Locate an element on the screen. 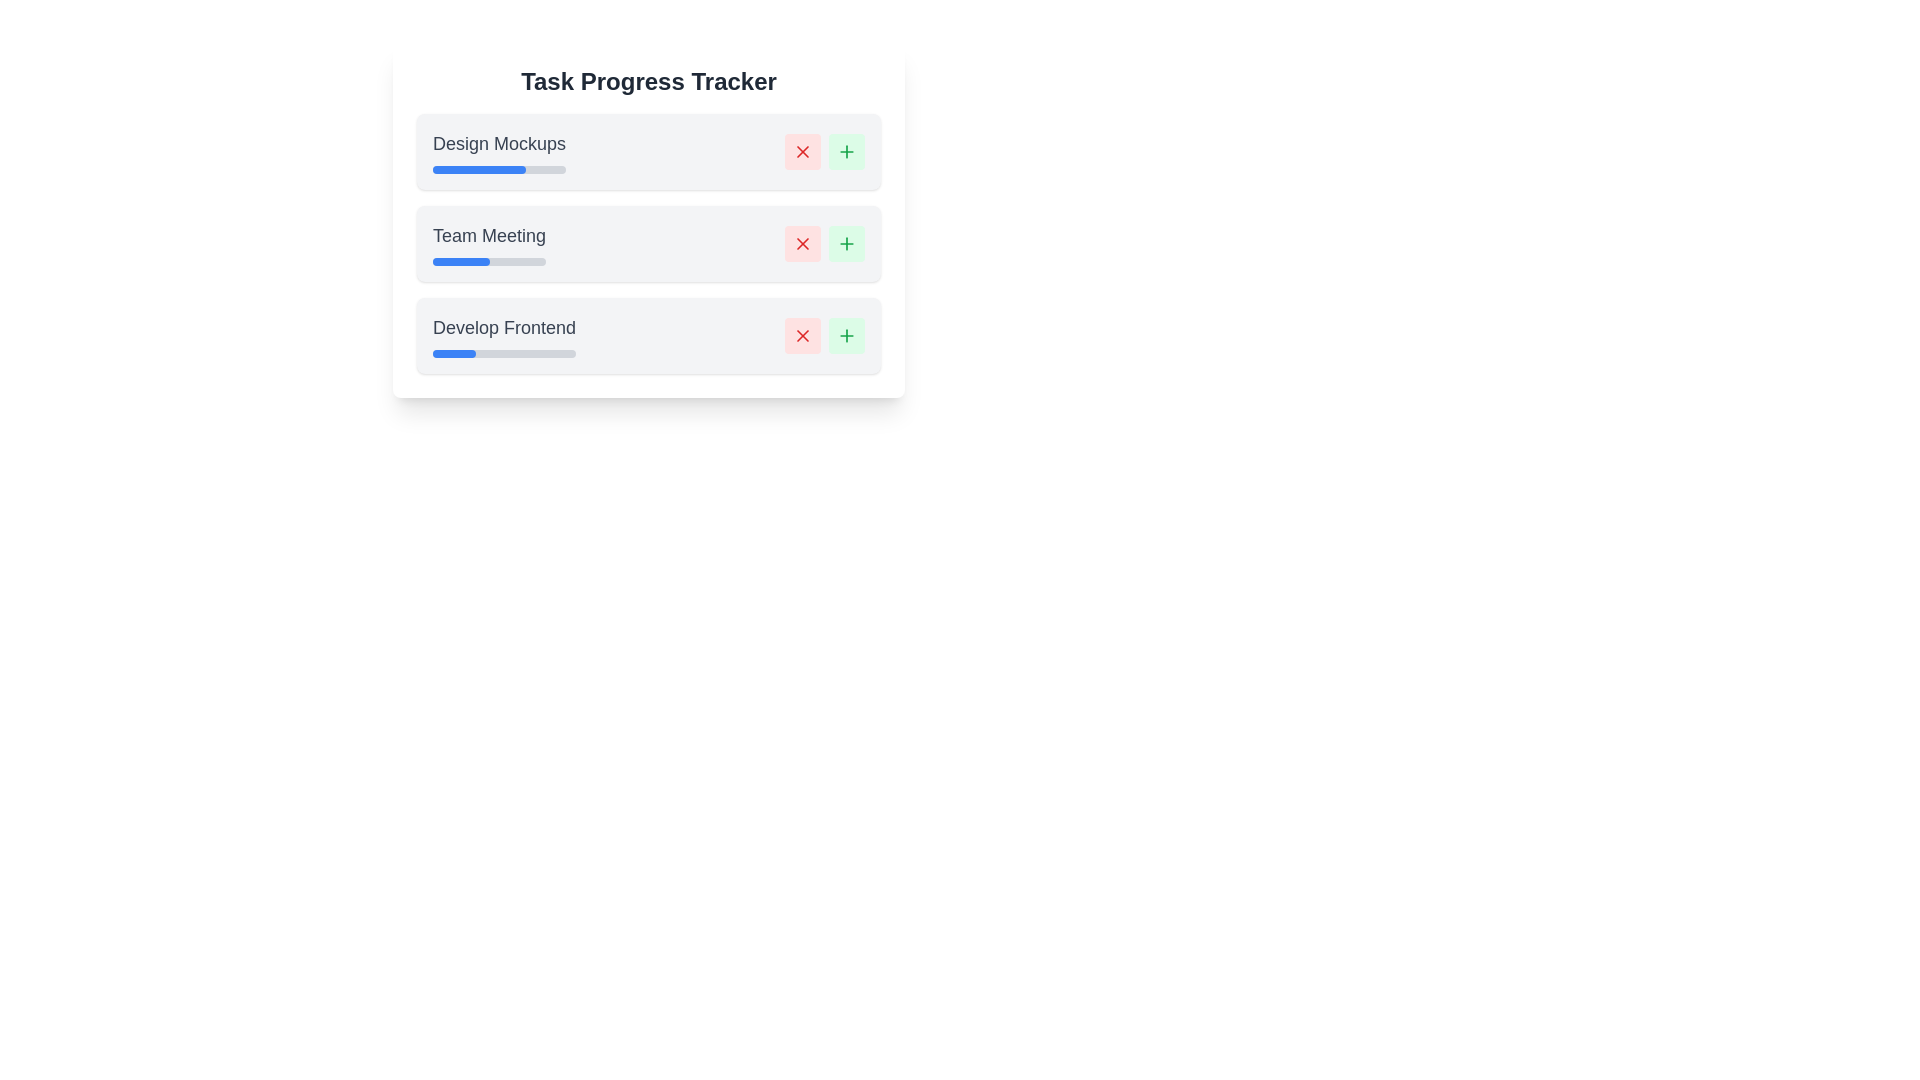  the plus button for the task Design Mockups to adjust its progress is located at coordinates (846, 150).